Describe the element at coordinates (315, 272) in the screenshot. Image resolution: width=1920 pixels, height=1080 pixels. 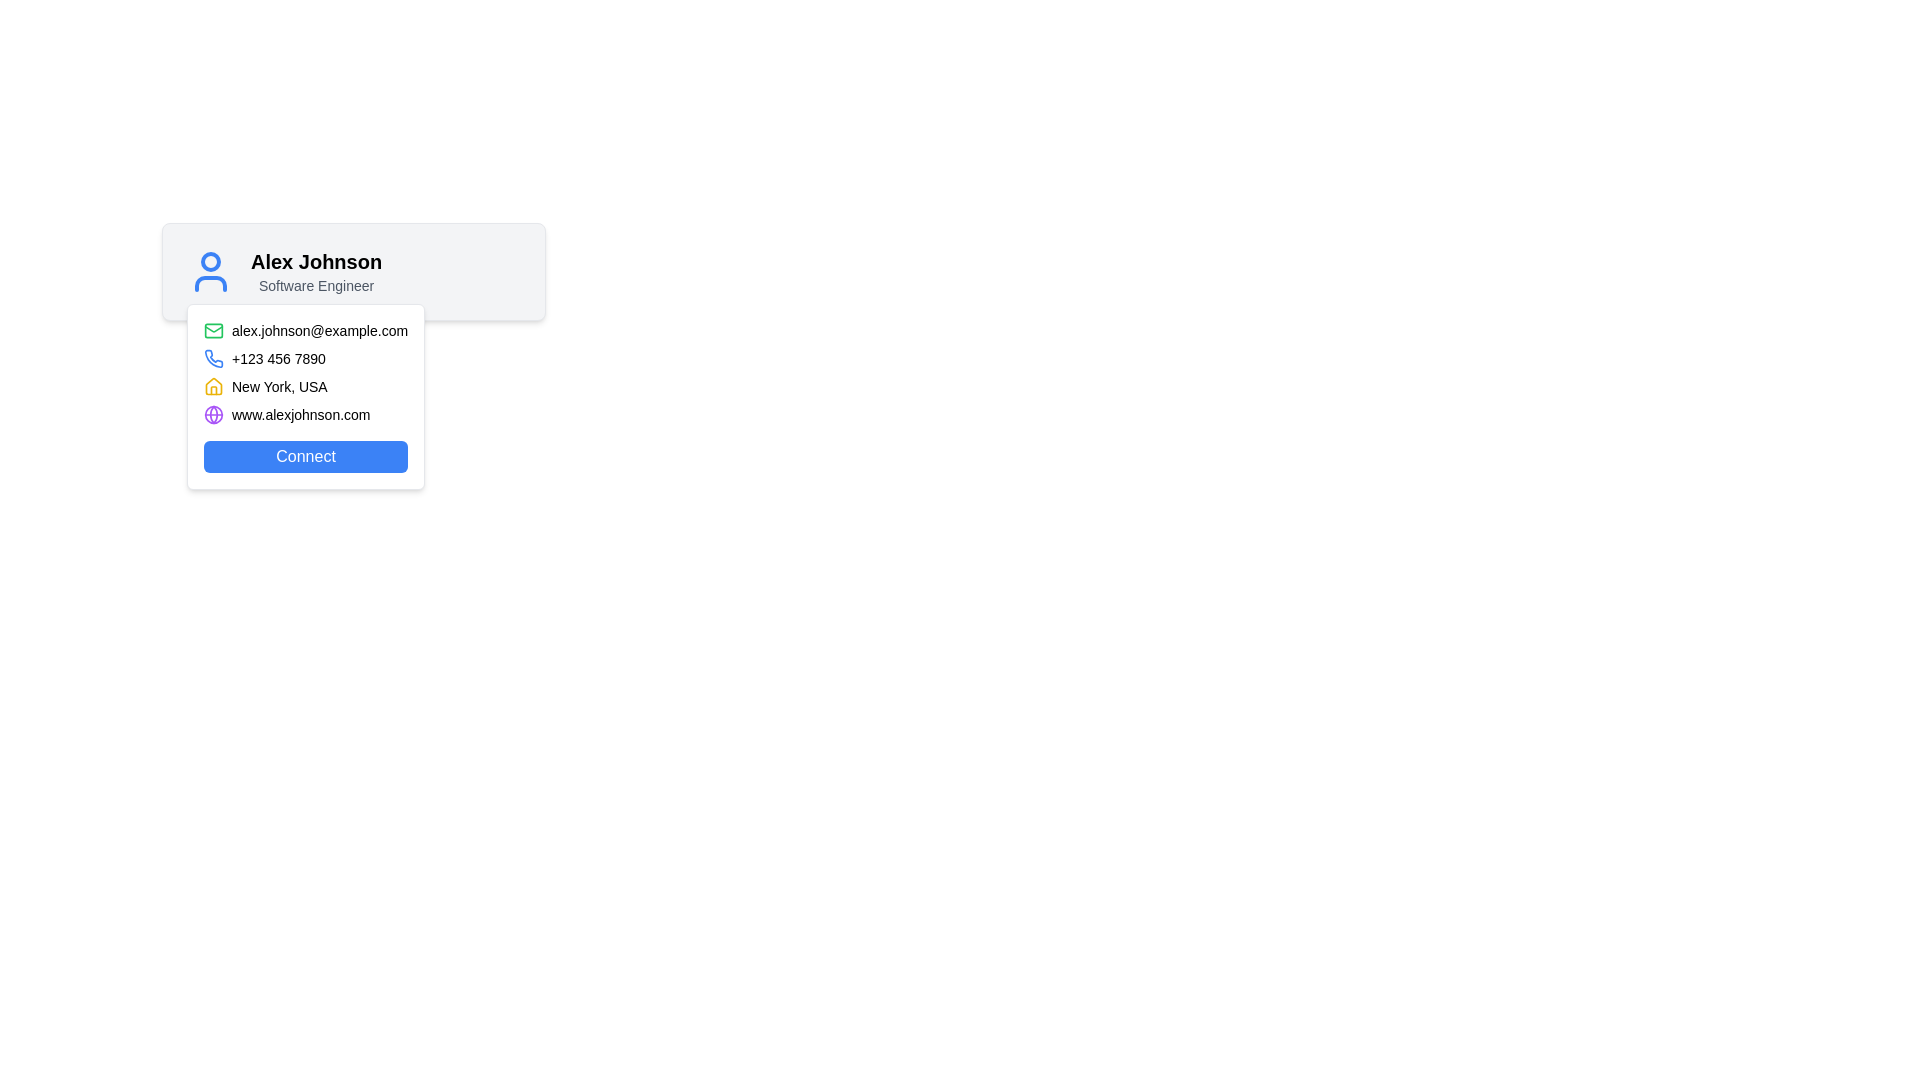
I see `the user identifier text block displaying the user's name and role, which is centrally located next to the user icon` at that location.